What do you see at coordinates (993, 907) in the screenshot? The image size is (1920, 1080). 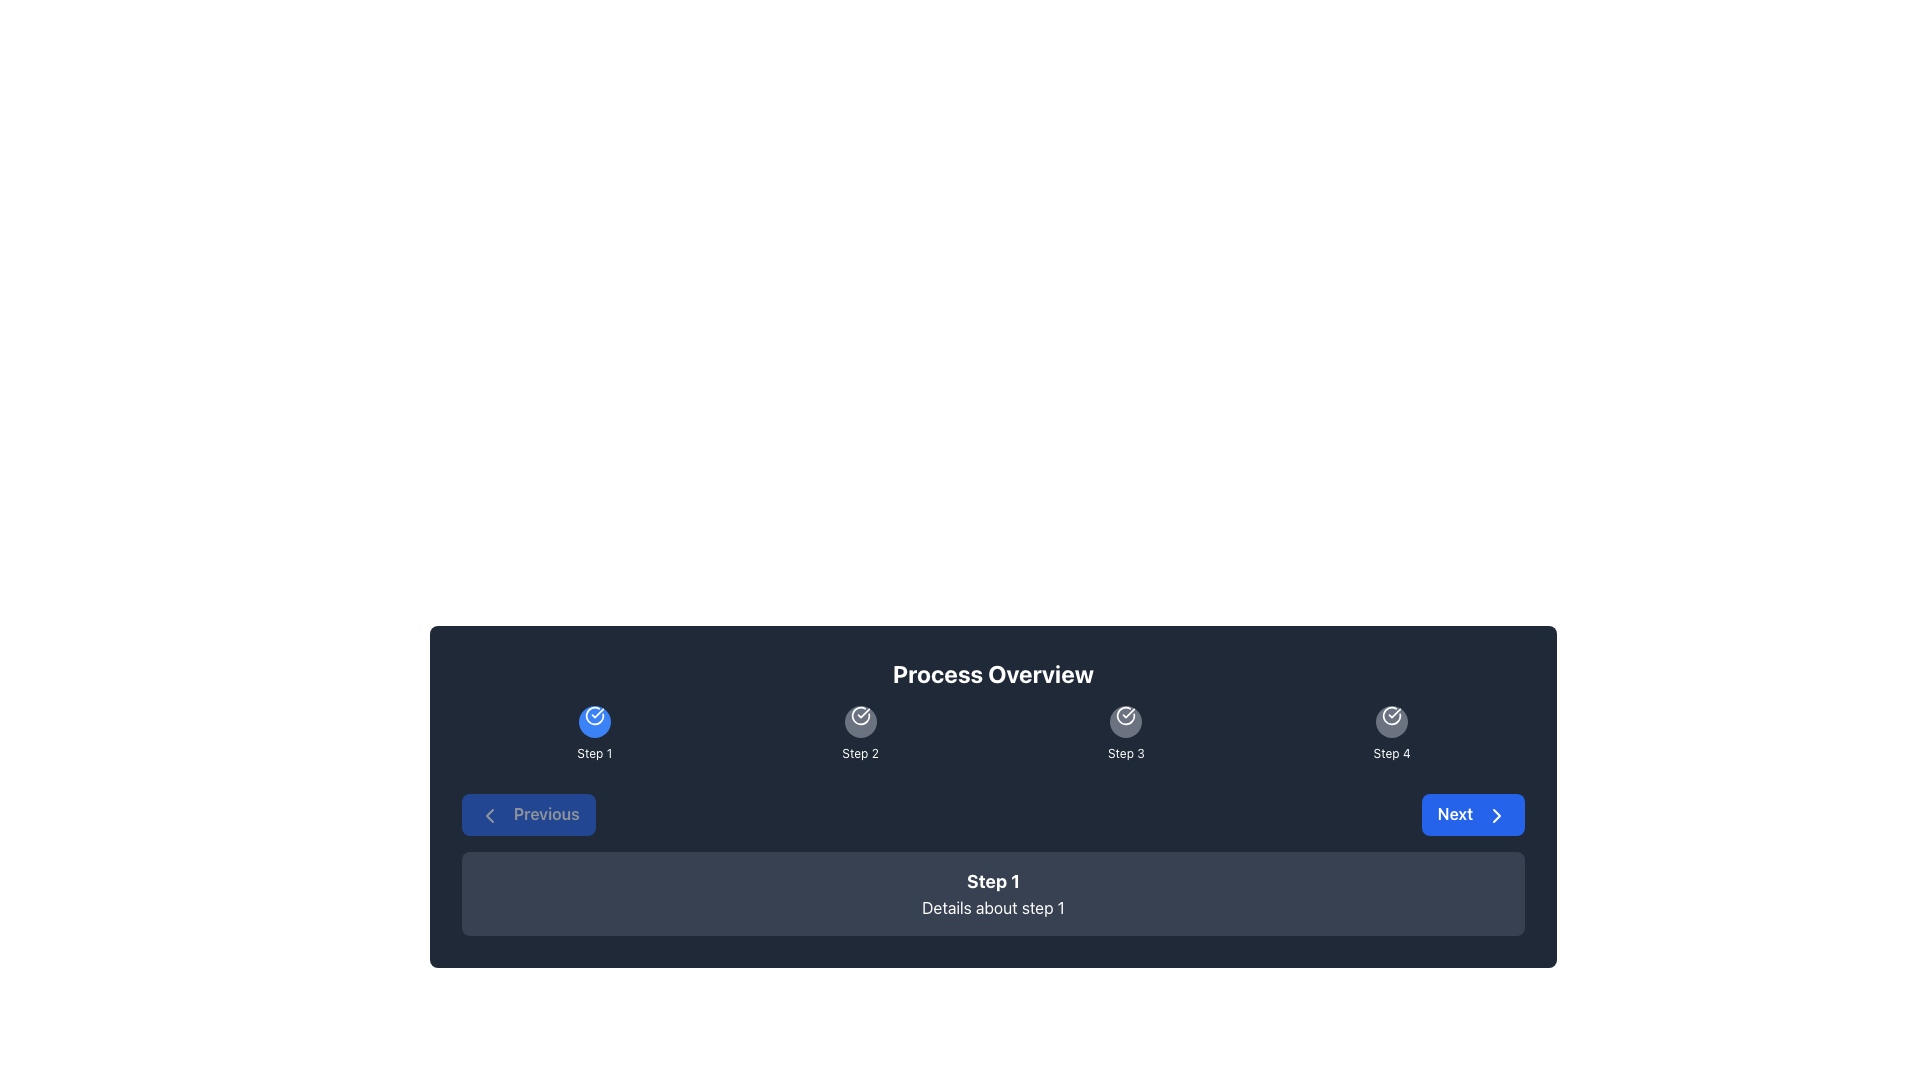 I see `the static text element displaying 'Details about step 1', which is located beneath the bold title 'Step 1' in a dark-themed interface` at bounding box center [993, 907].